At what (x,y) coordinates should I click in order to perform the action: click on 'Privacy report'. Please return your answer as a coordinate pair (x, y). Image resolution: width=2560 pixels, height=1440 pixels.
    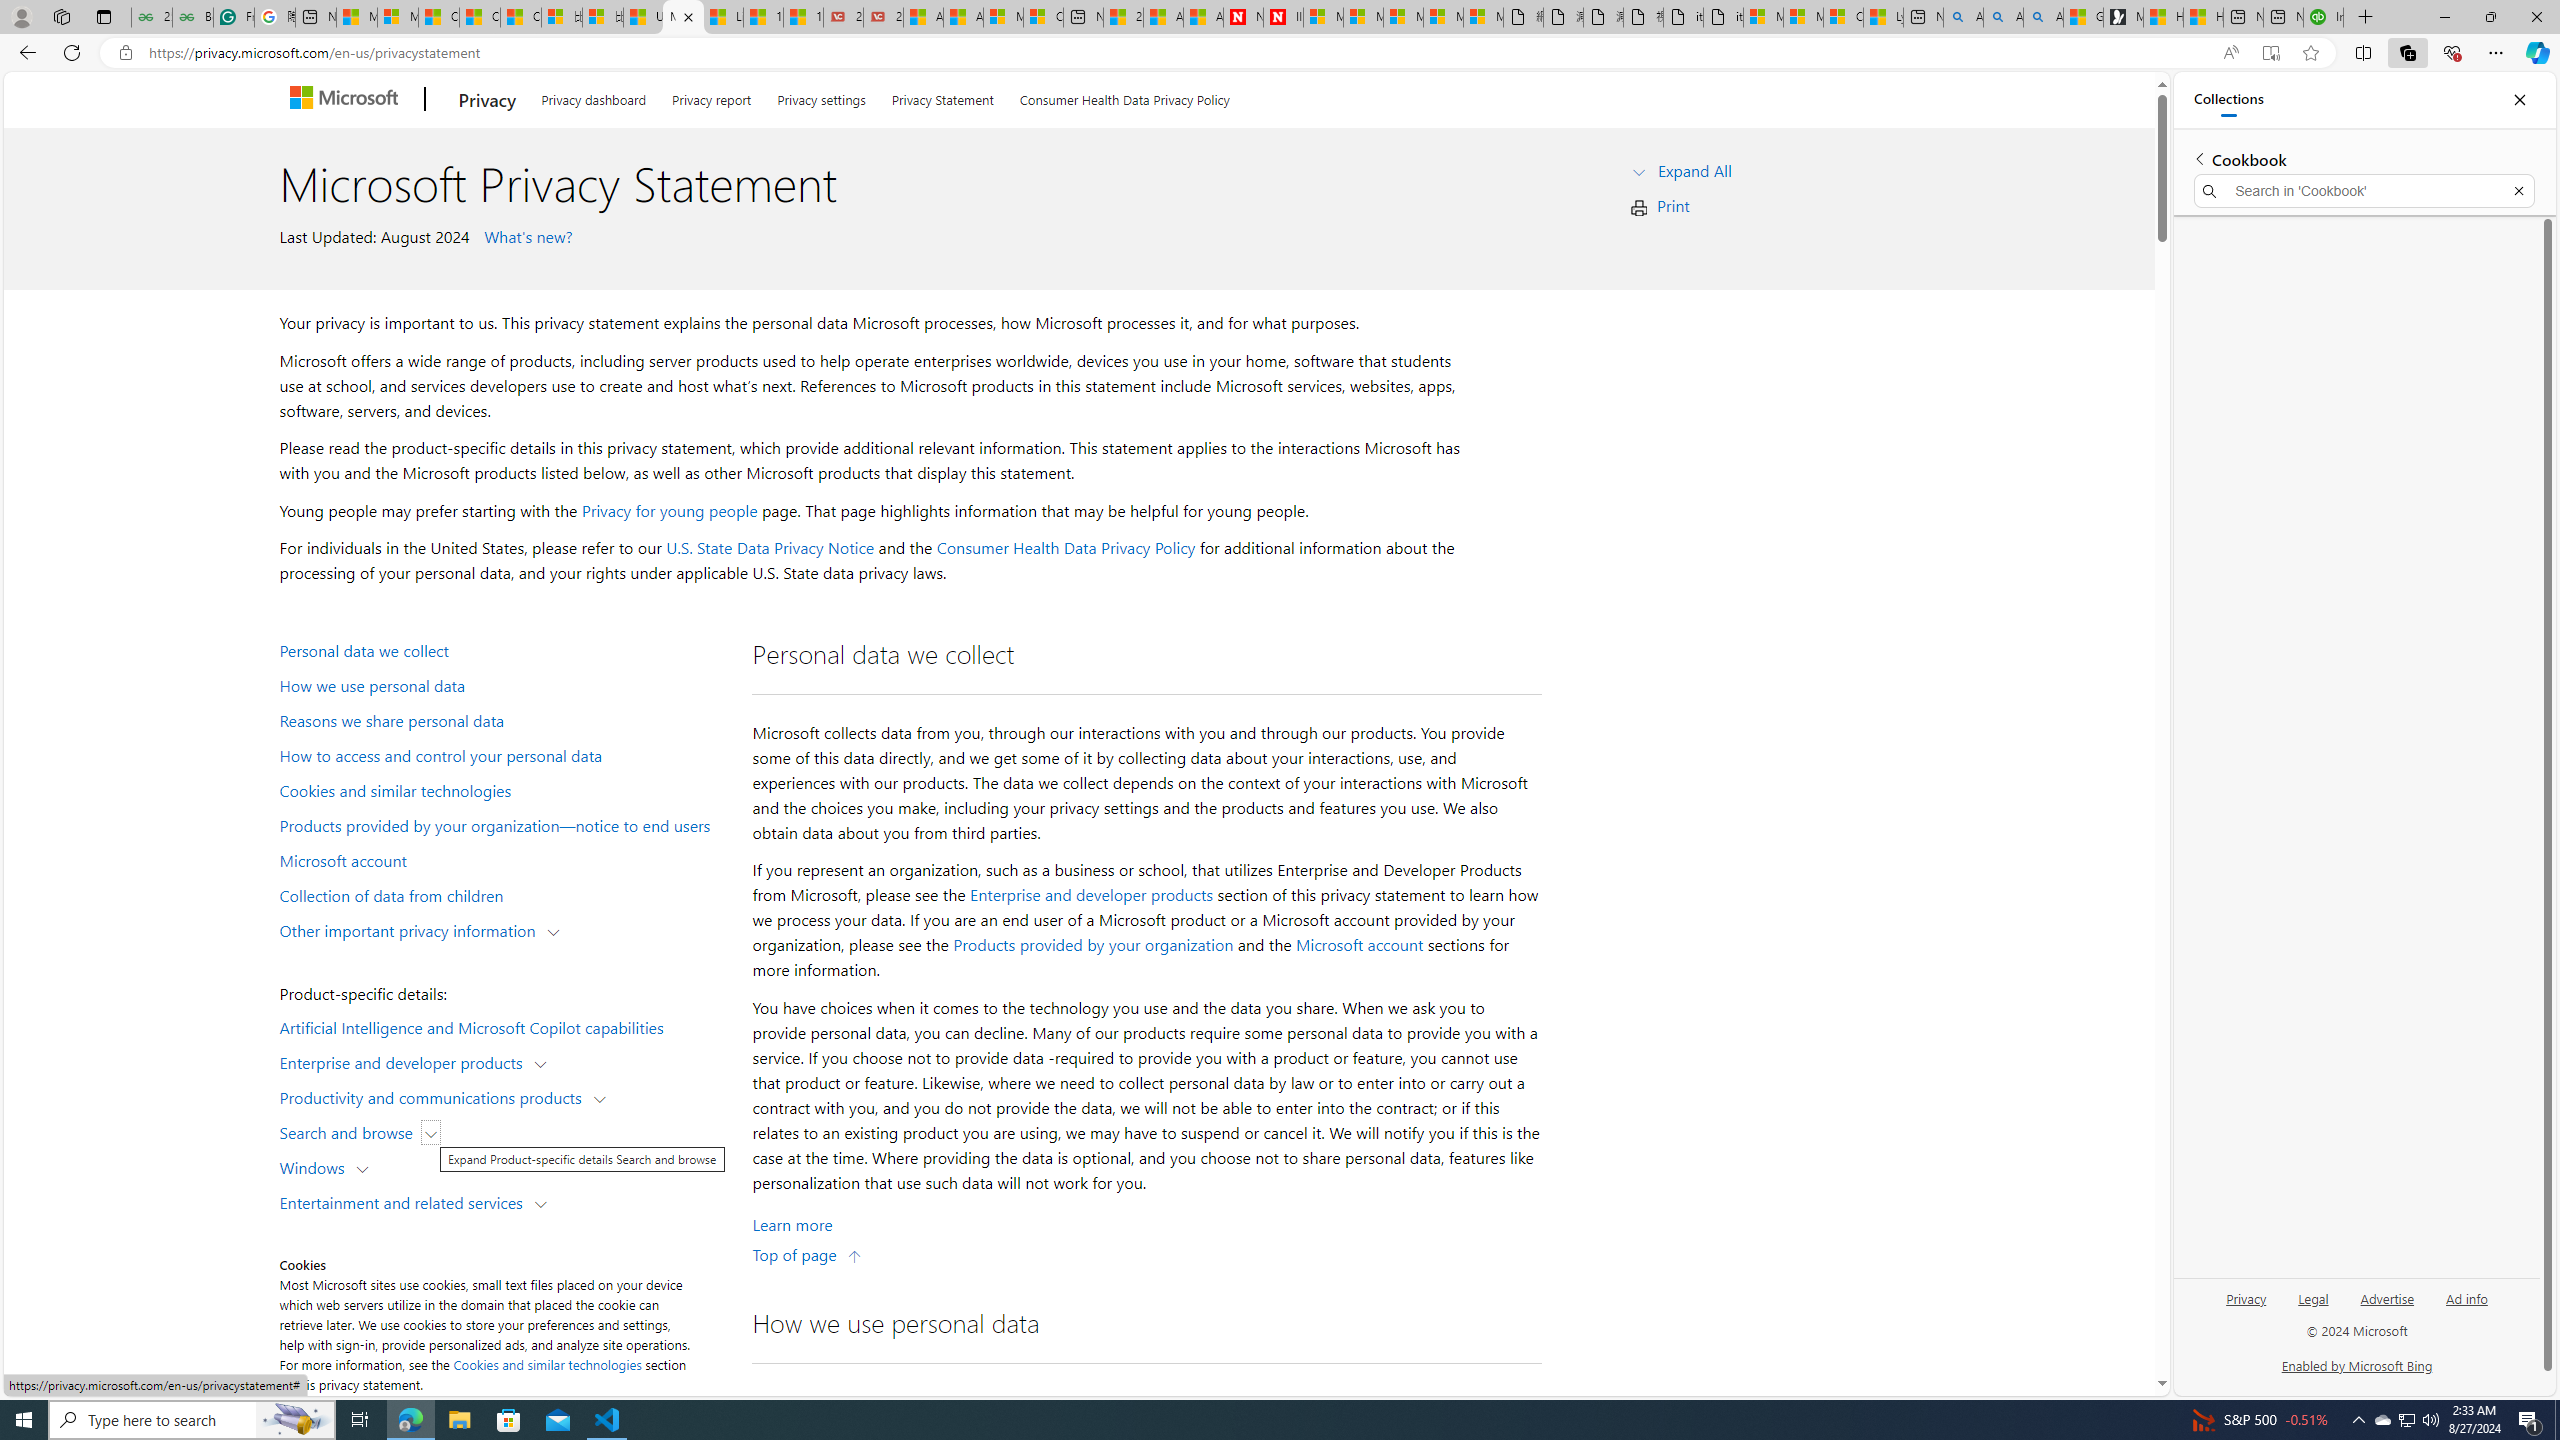
    Looking at the image, I should click on (710, 96).